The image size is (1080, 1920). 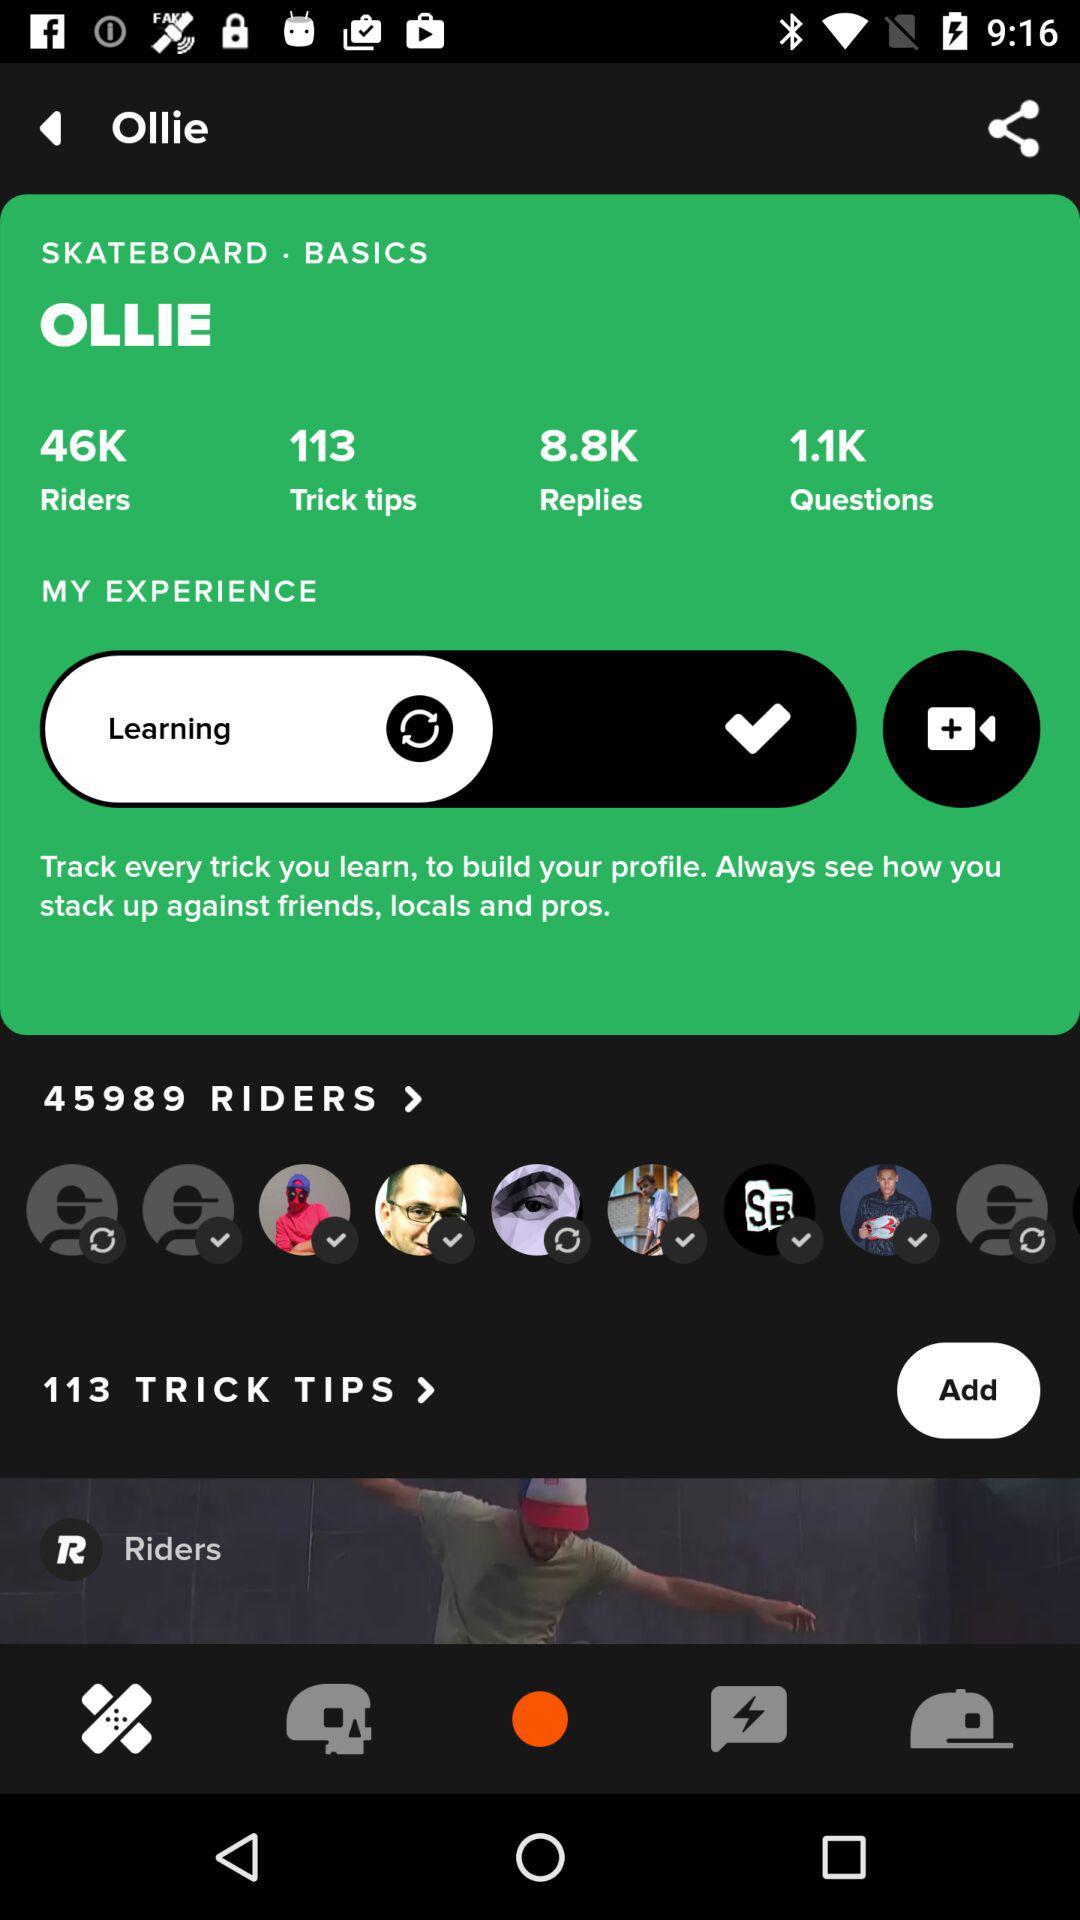 I want to click on the icon left to the video icon, so click(x=758, y=727).